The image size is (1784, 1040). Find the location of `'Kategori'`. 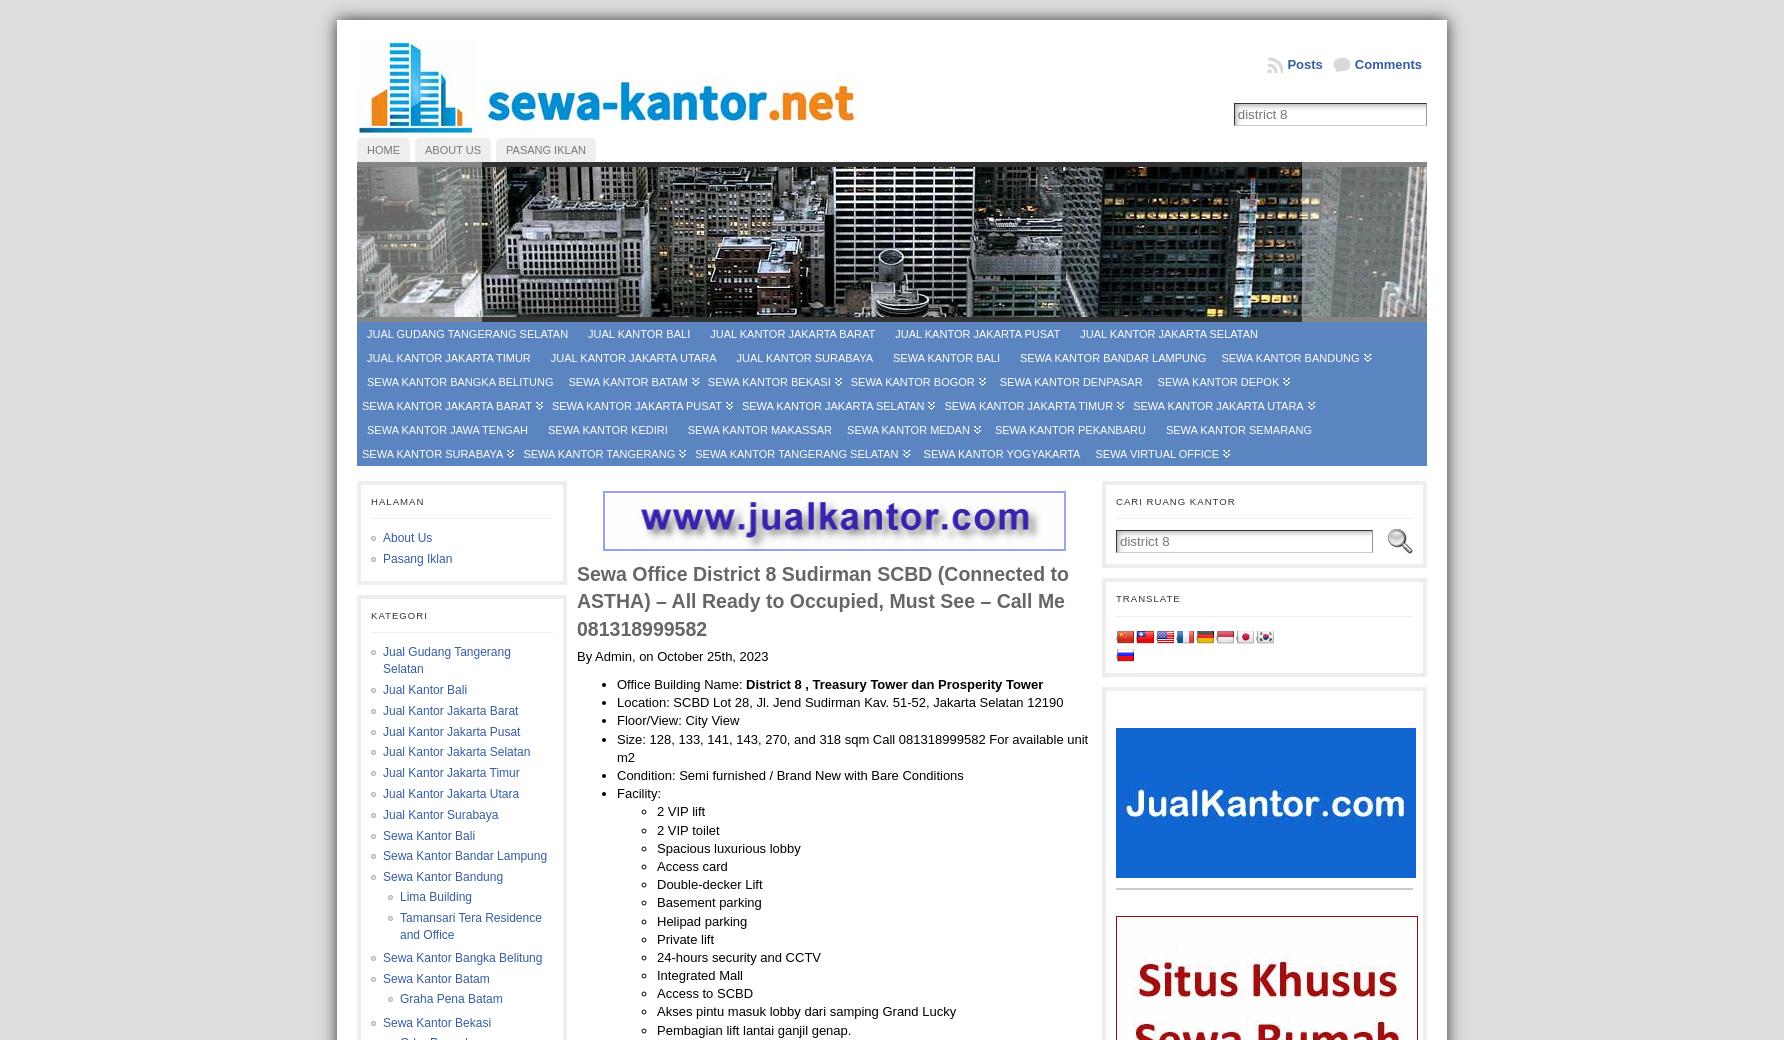

'Kategori' is located at coordinates (398, 614).